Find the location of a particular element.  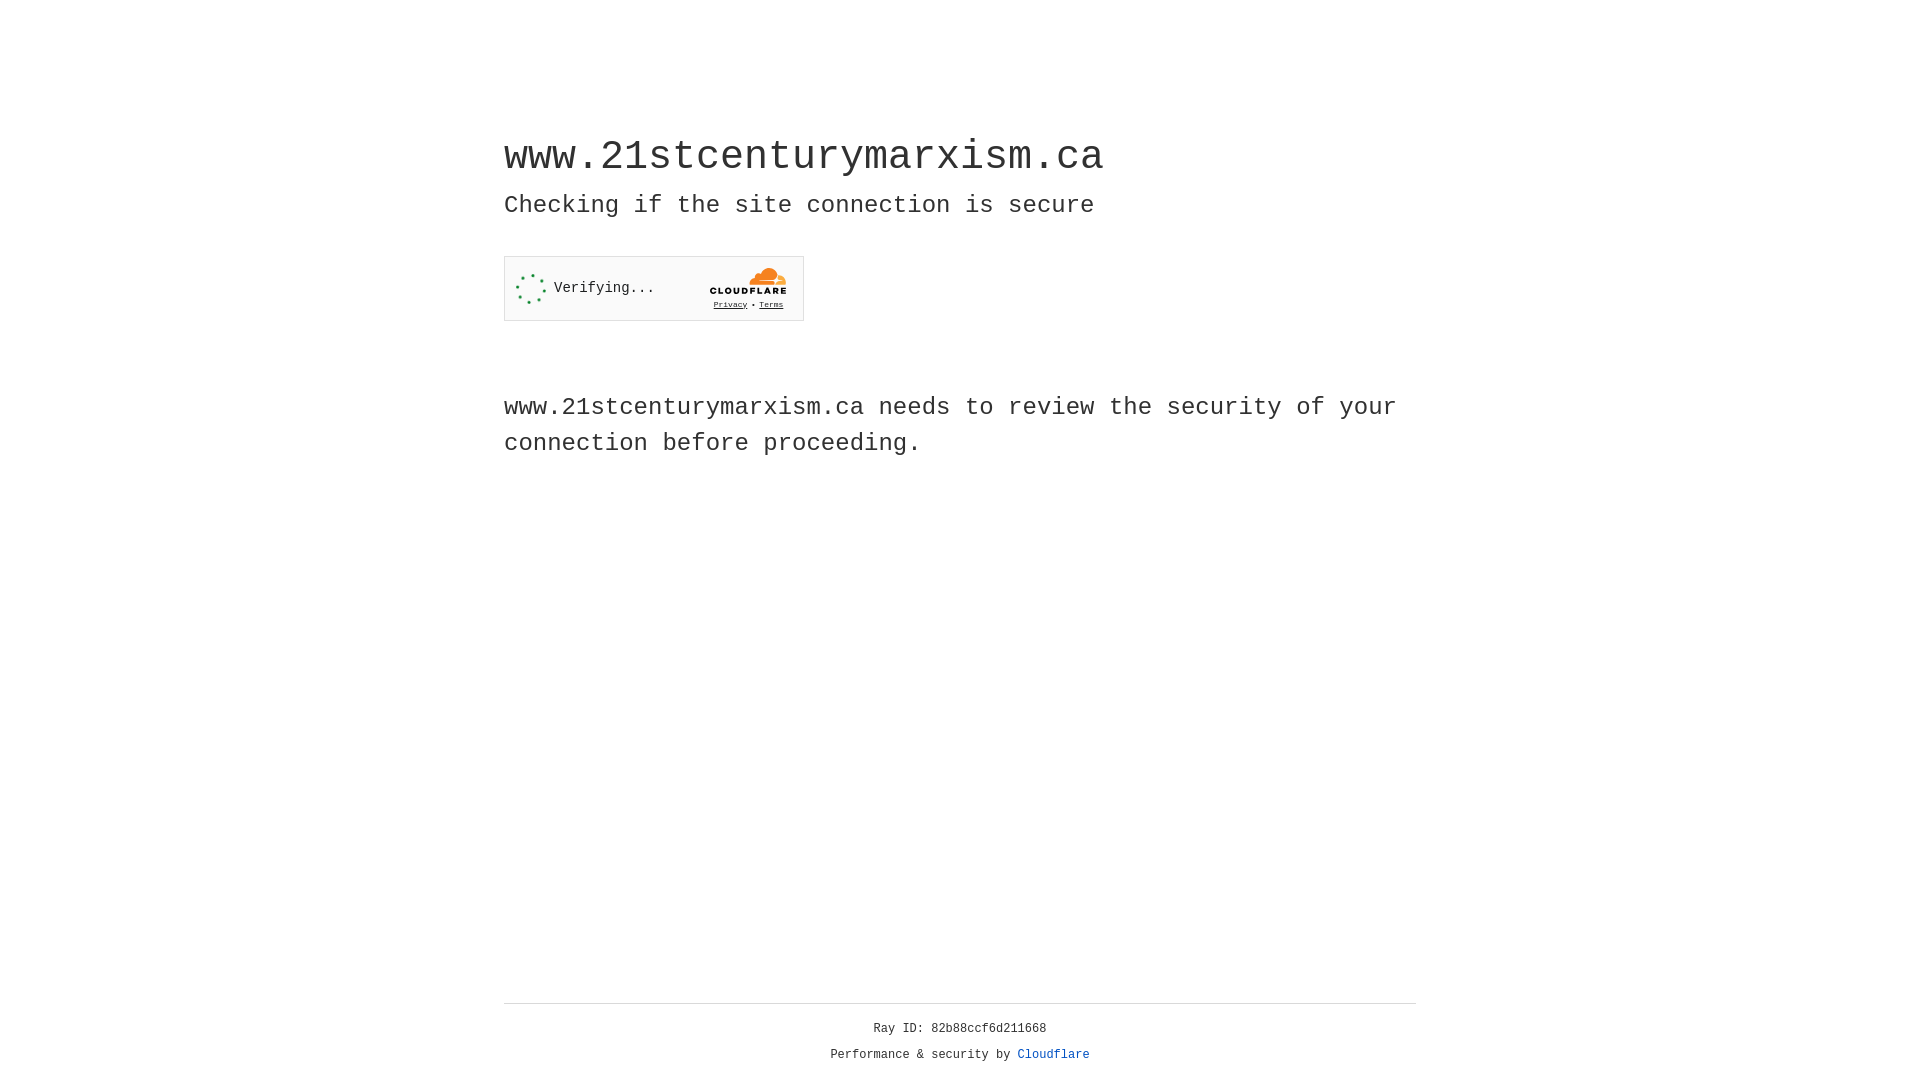

'Widget containing a Cloudflare security challenge' is located at coordinates (653, 288).